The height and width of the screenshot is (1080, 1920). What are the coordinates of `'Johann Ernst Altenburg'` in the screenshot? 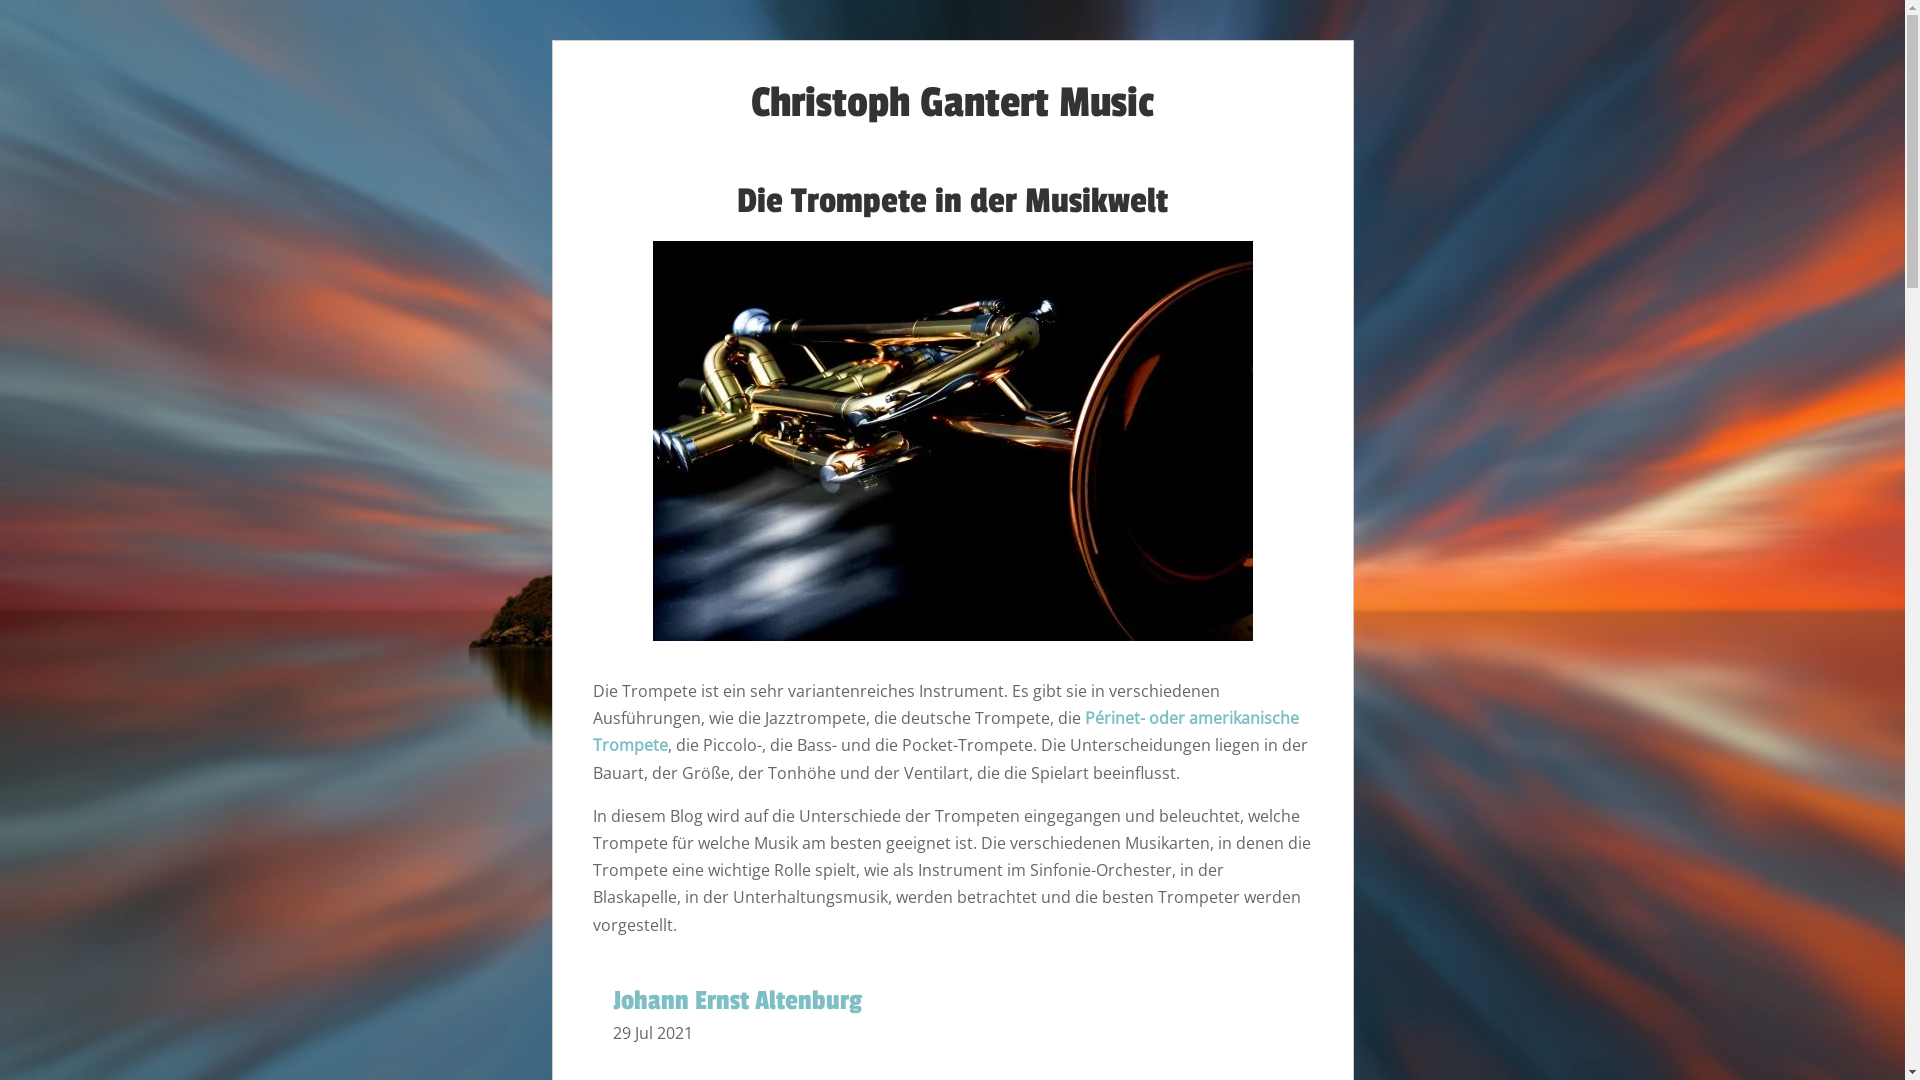 It's located at (735, 1001).